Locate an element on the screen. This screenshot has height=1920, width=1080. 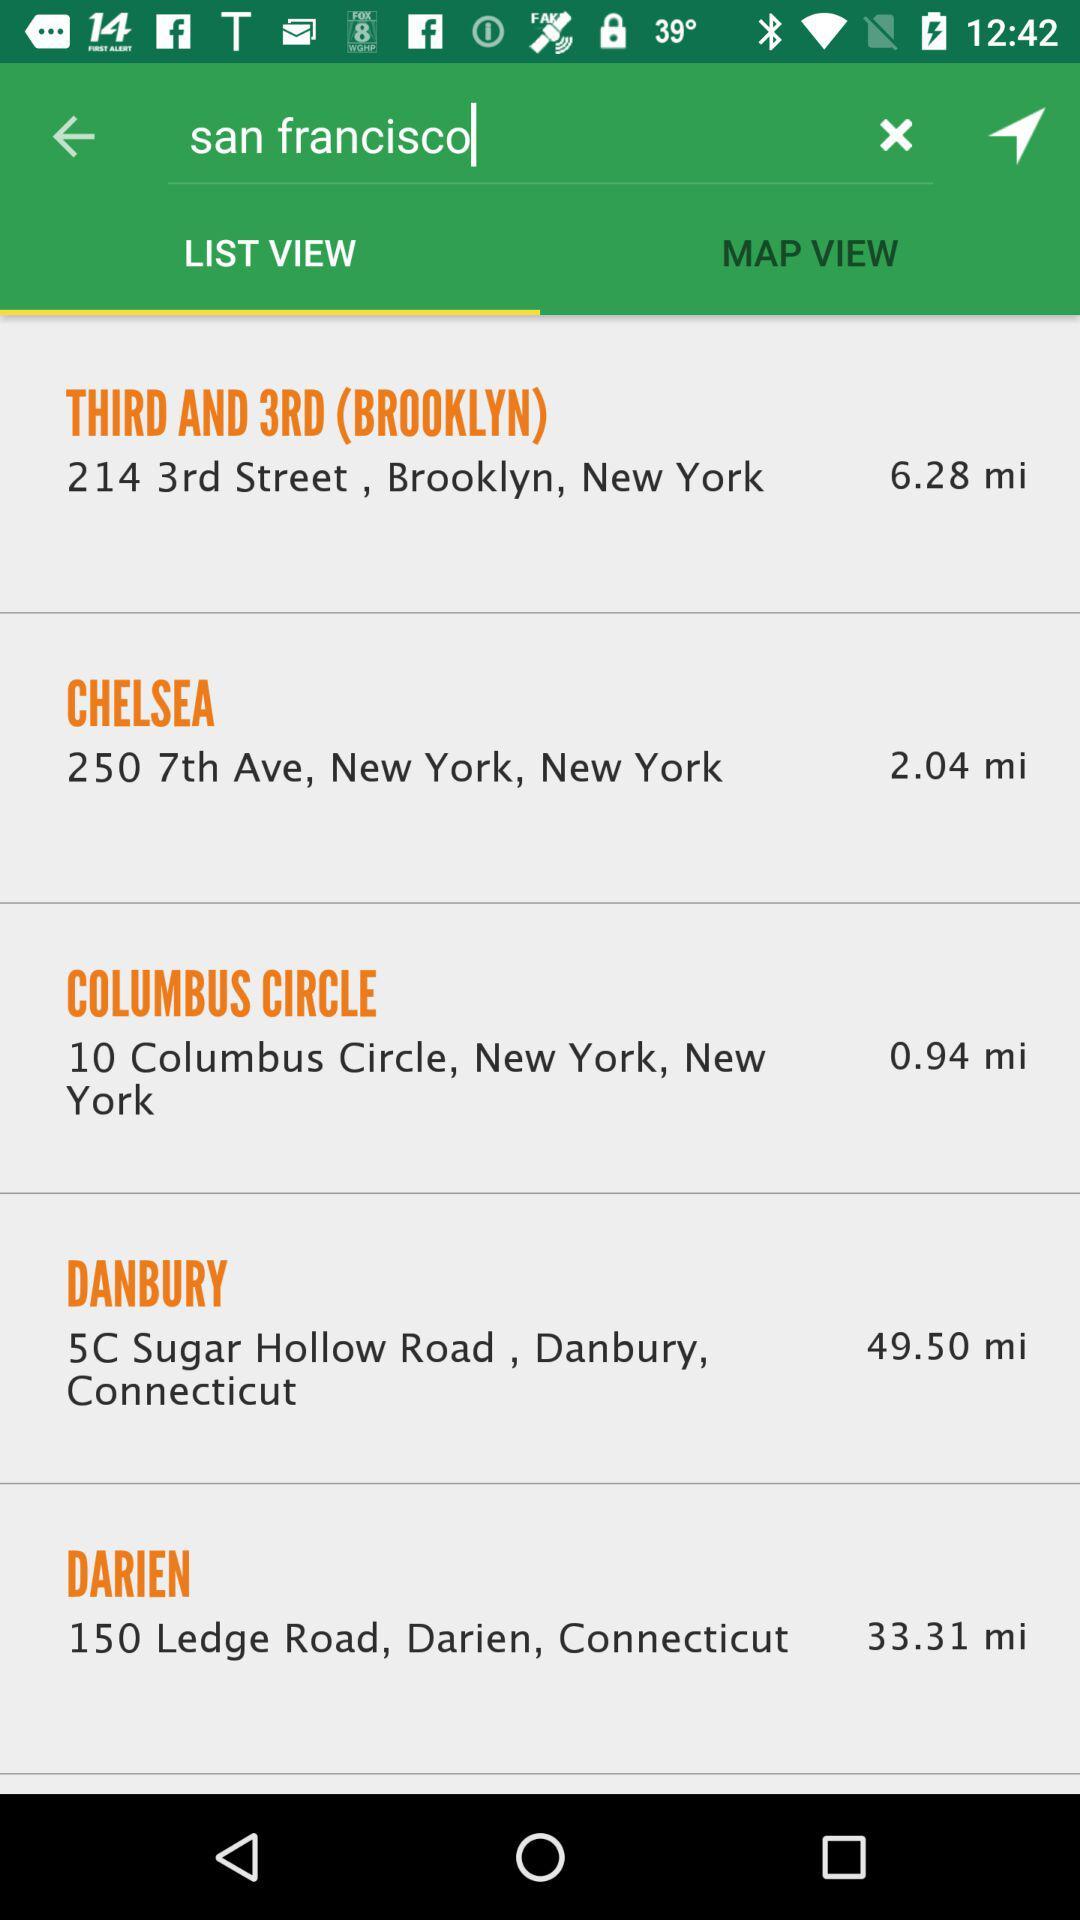
san francisco item is located at coordinates (512, 133).